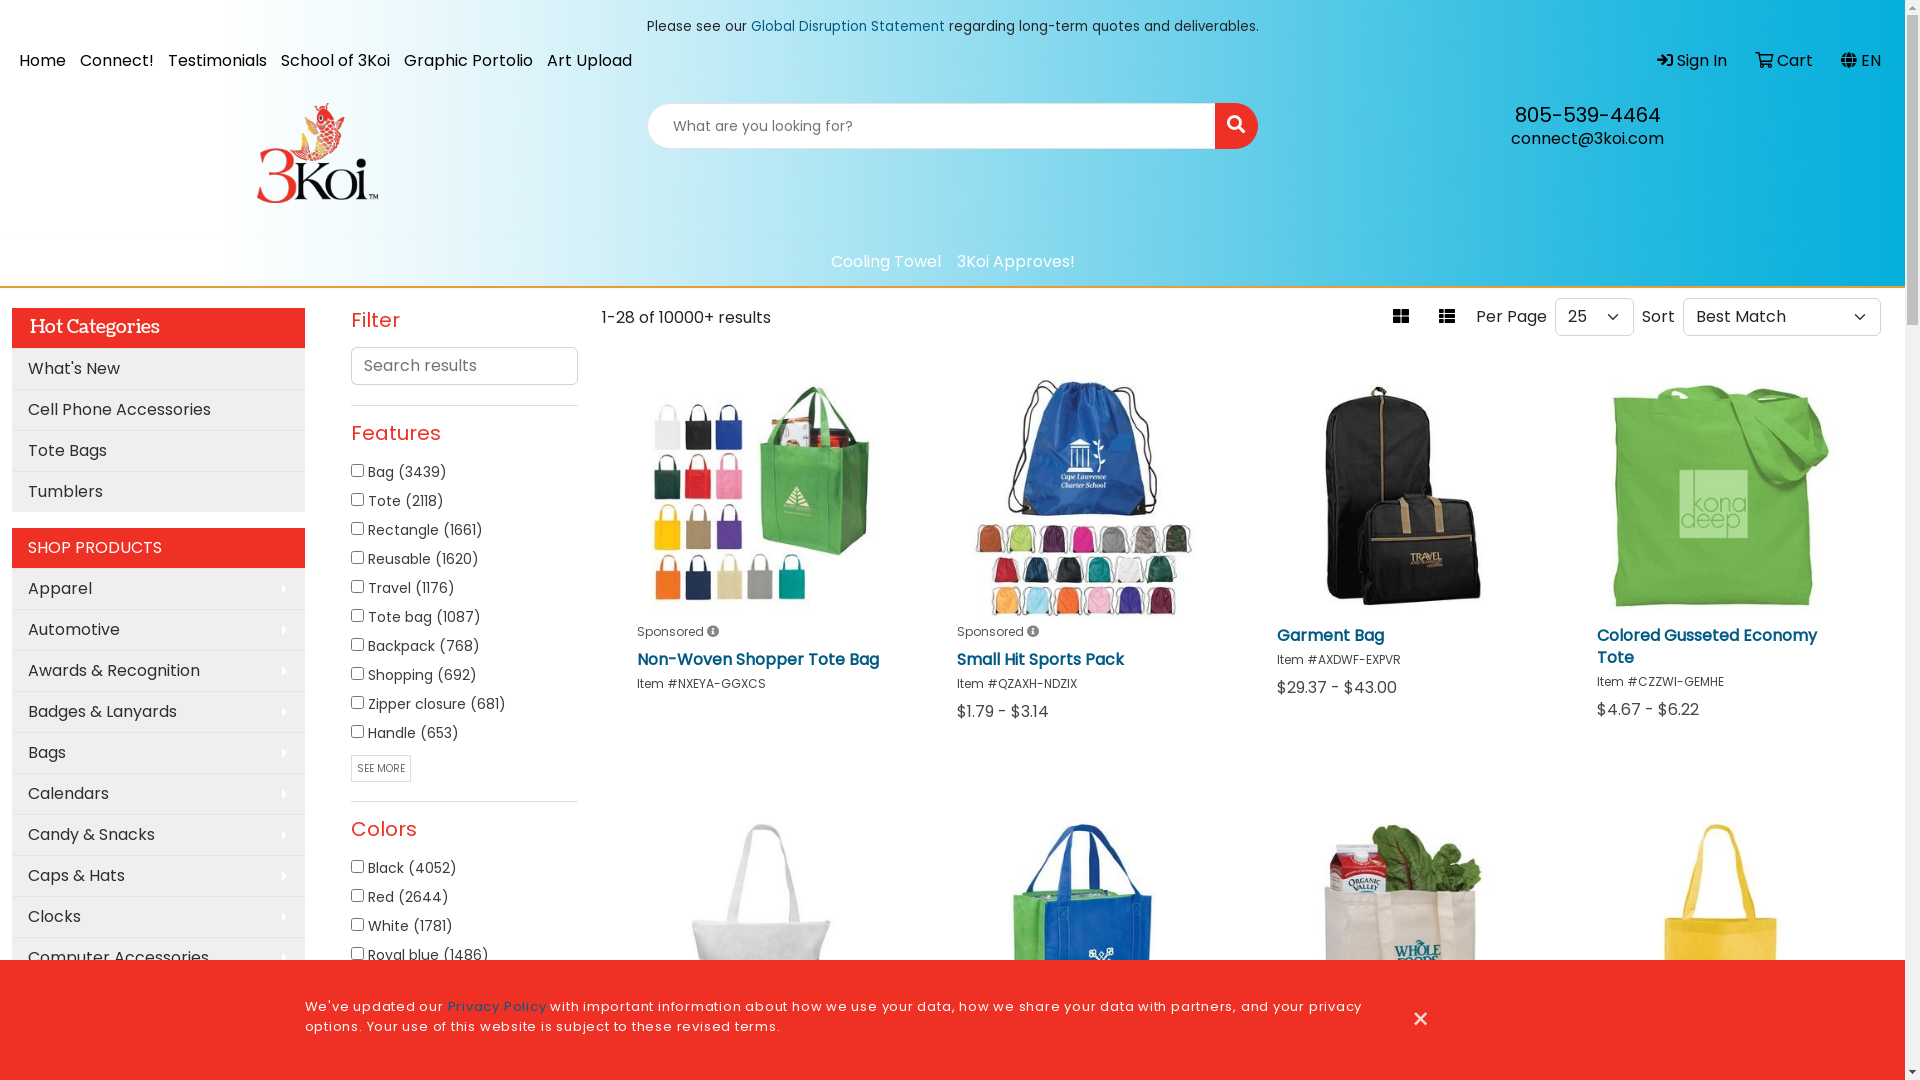  Describe the element at coordinates (157, 670) in the screenshot. I see `'Awards & Recognition'` at that location.